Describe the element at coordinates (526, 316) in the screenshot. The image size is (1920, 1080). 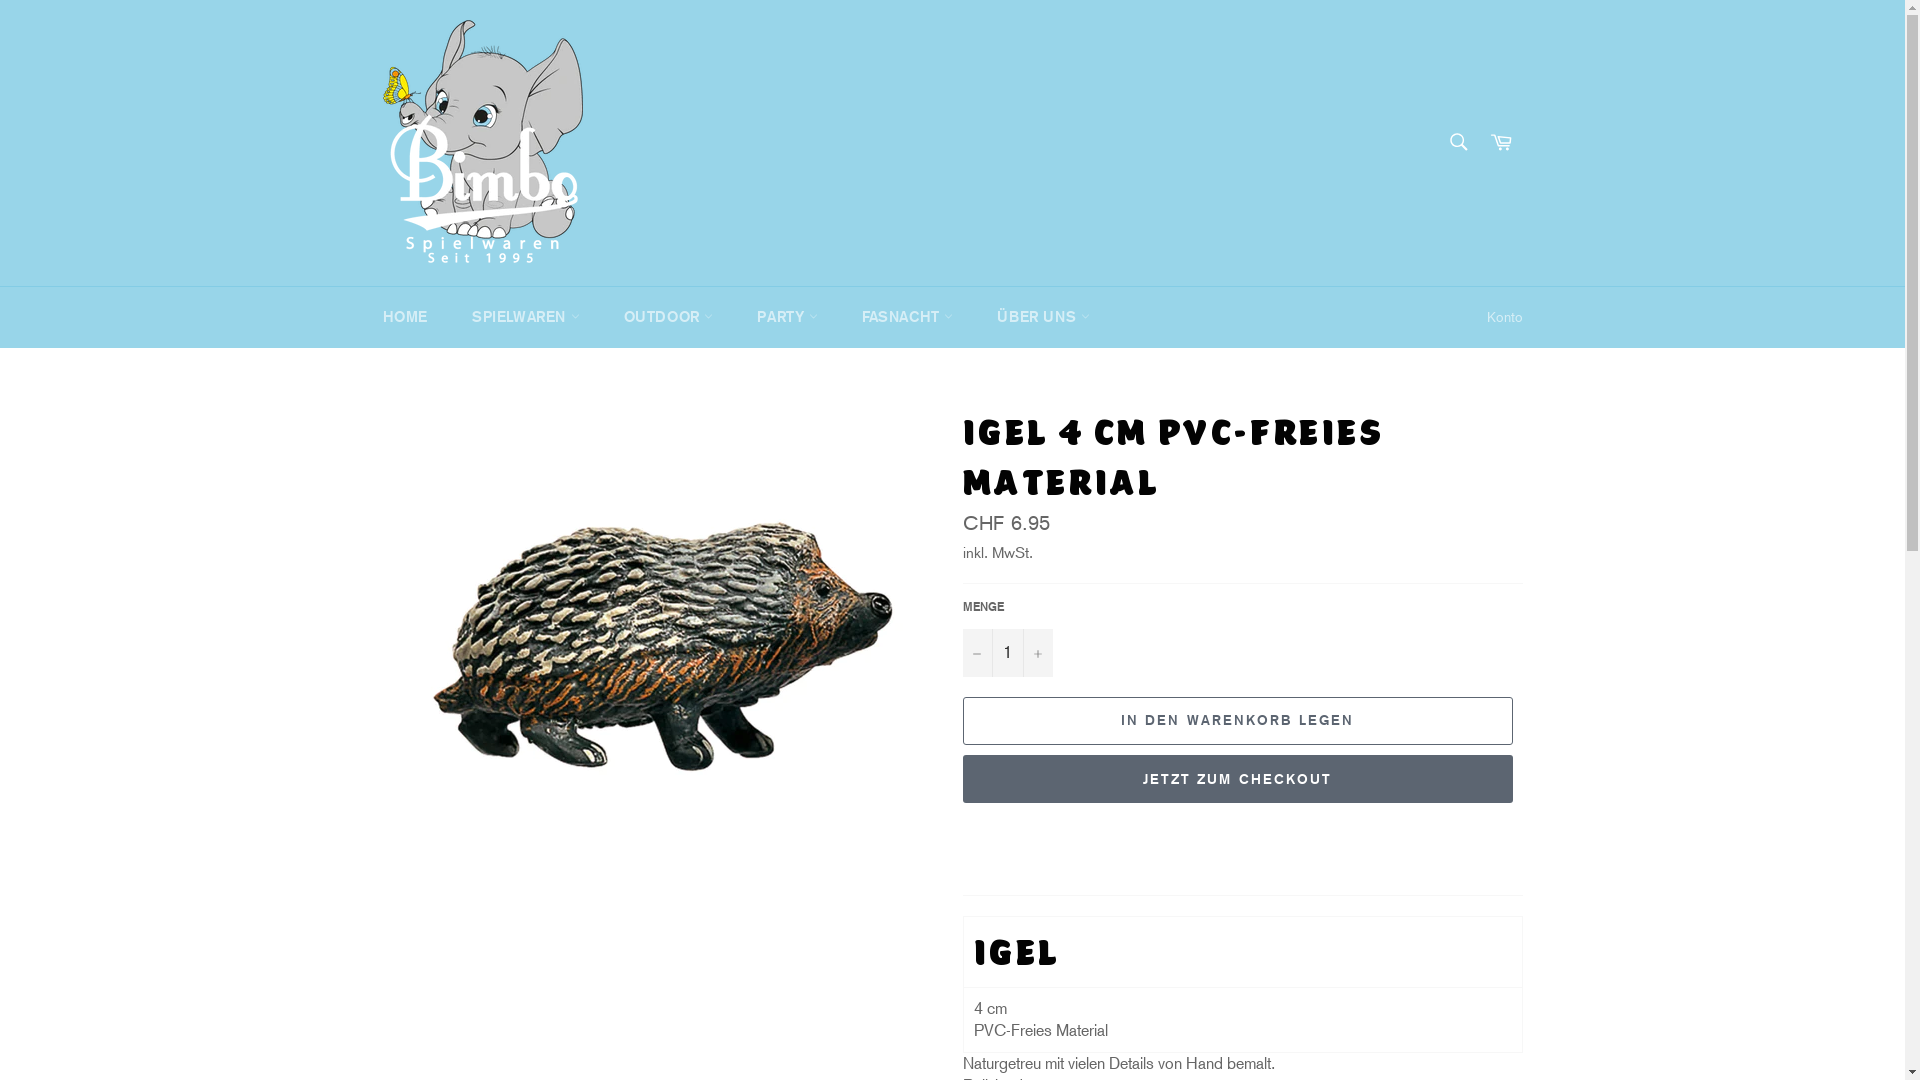
I see `'SPIELWAREN'` at that location.